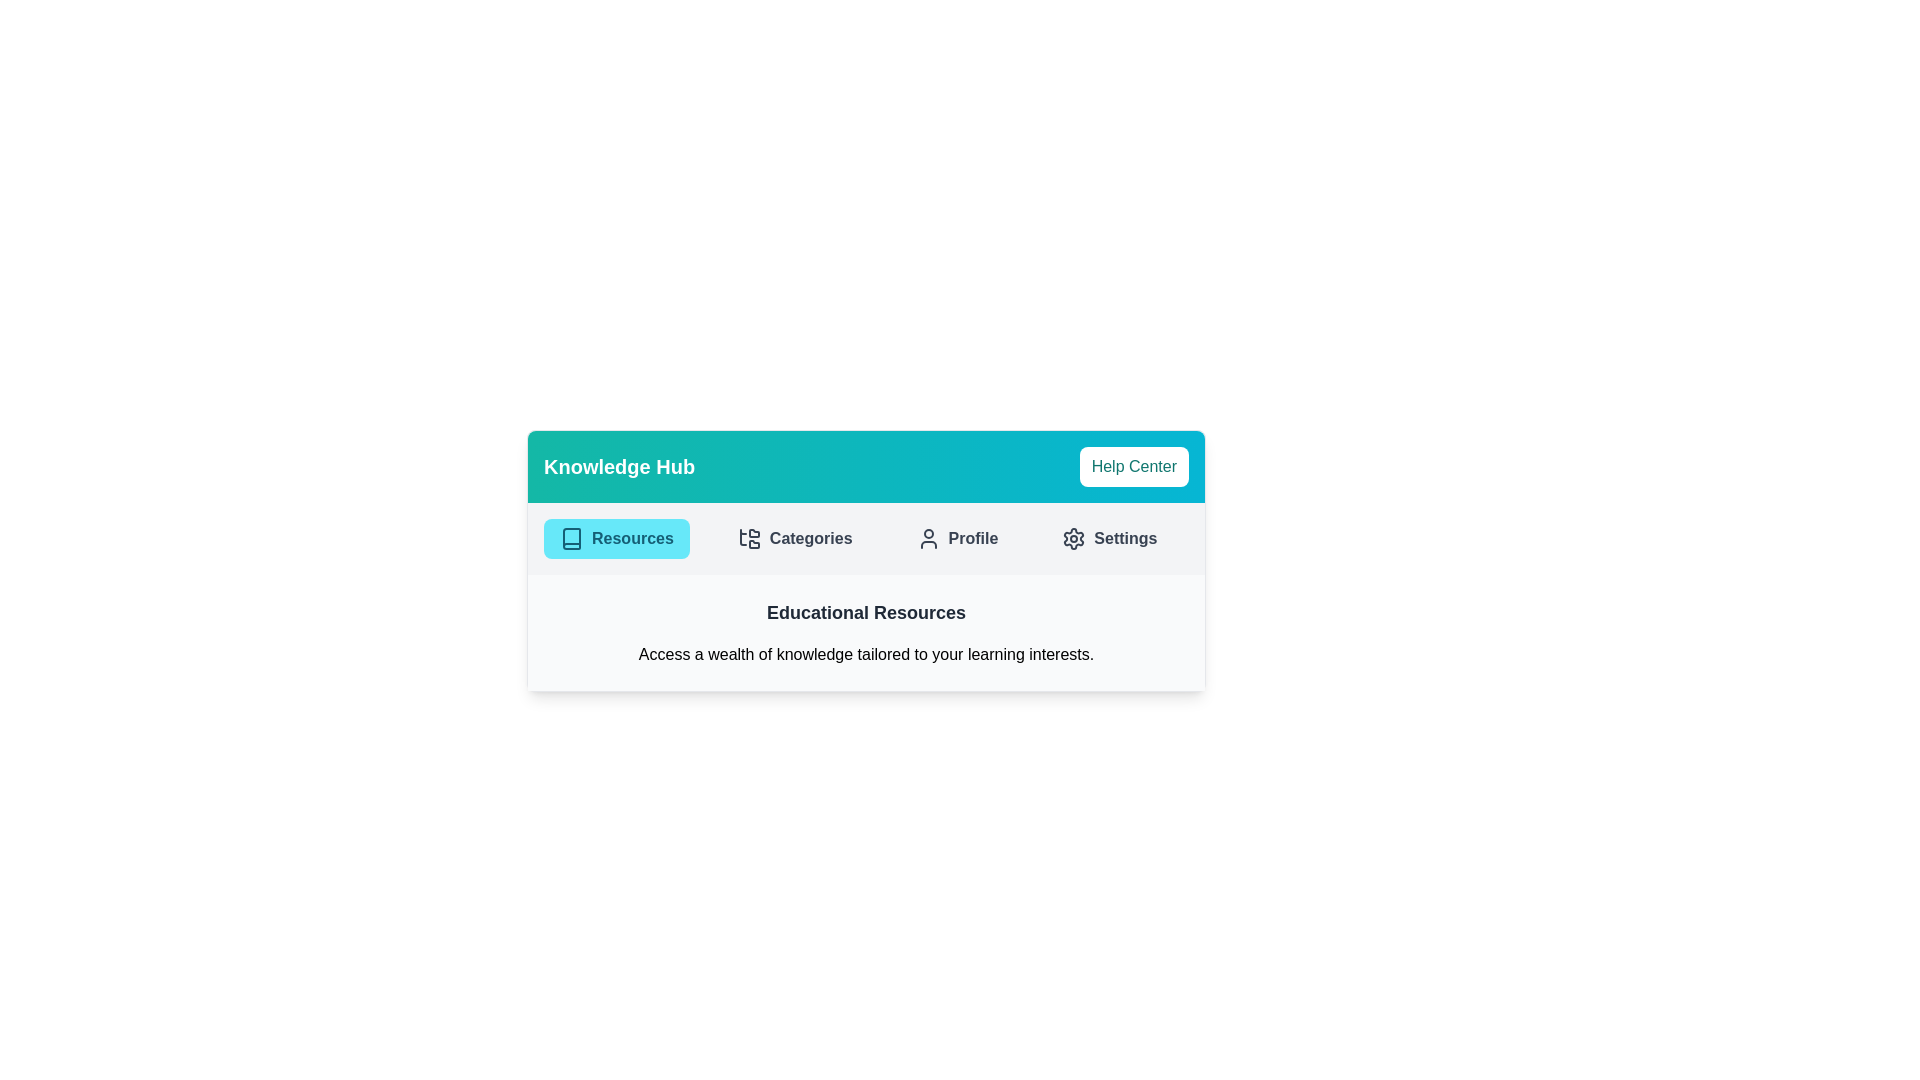 The image size is (1920, 1080). I want to click on the 'Resources' icon located to the left of the 'Resources' text within the 'Resources' button, so click(570, 538).